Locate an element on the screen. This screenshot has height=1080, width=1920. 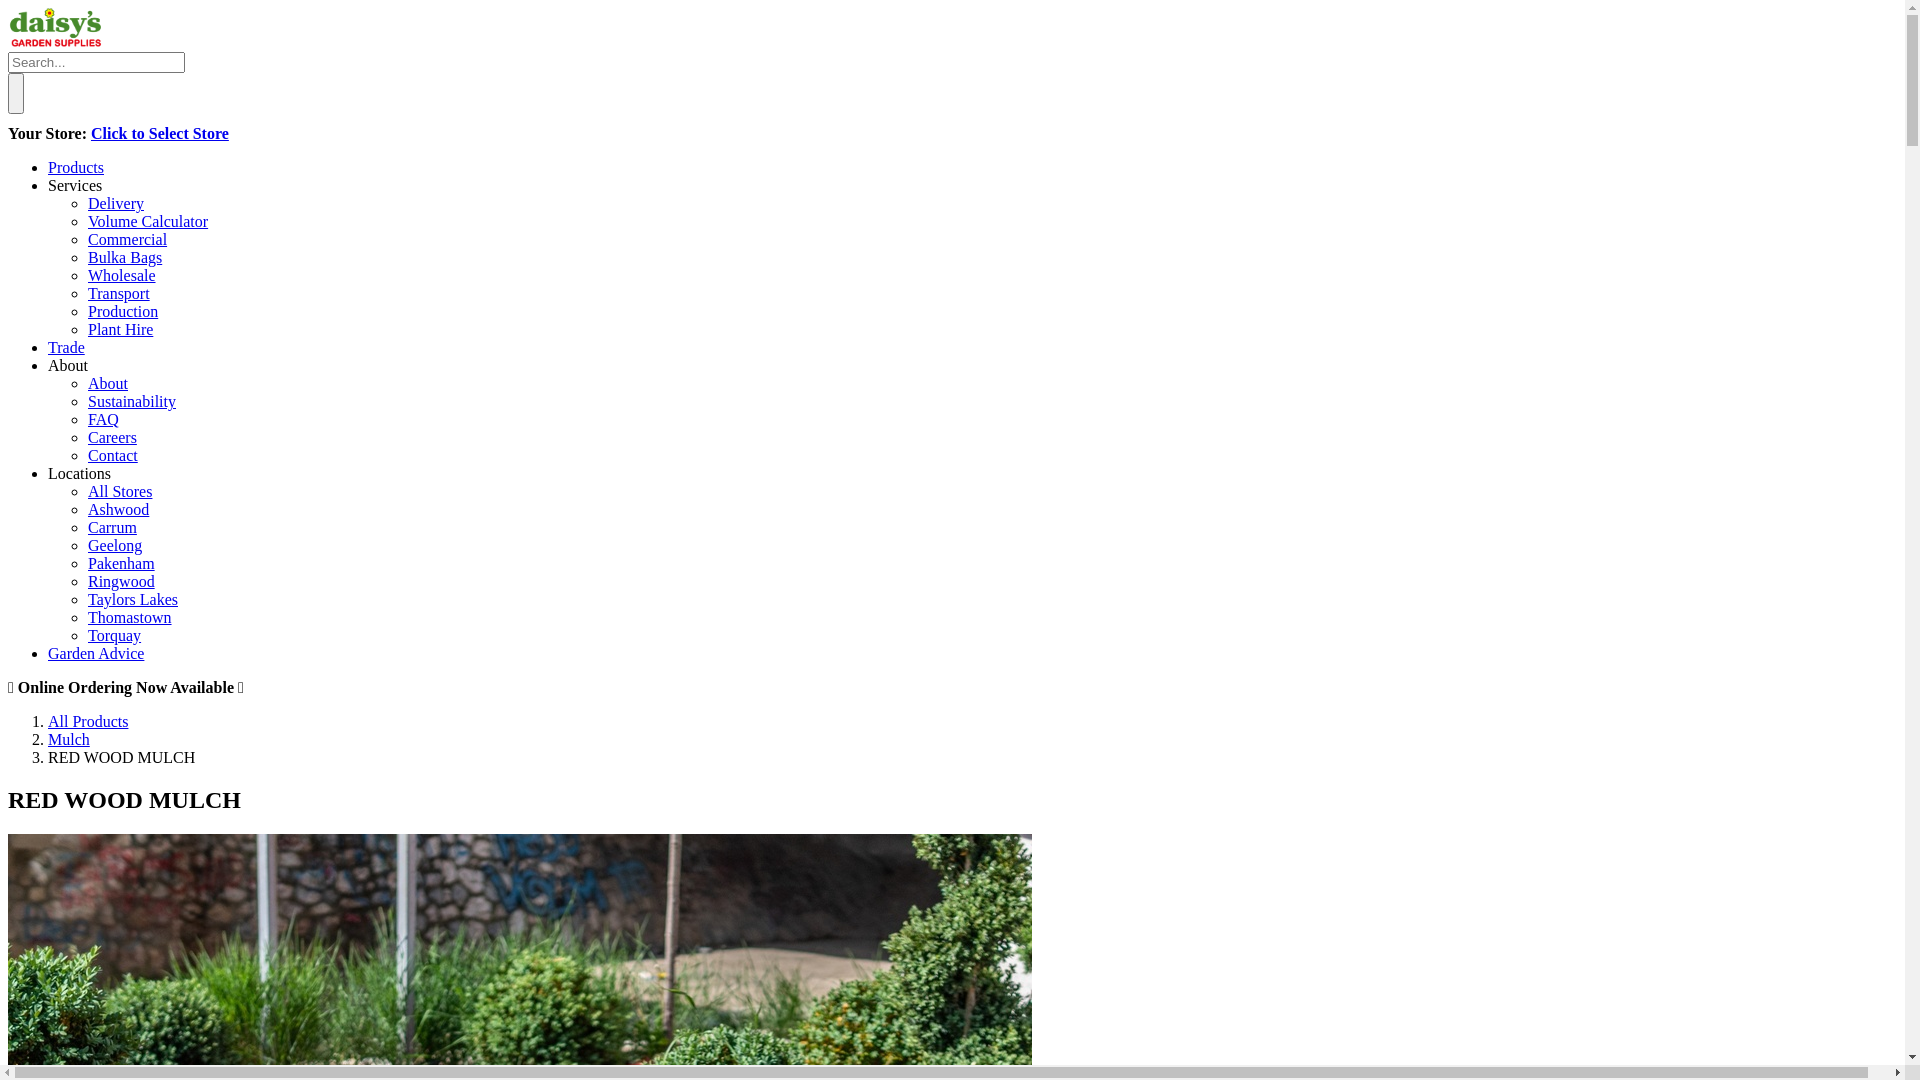
'Locations' is located at coordinates (79, 473).